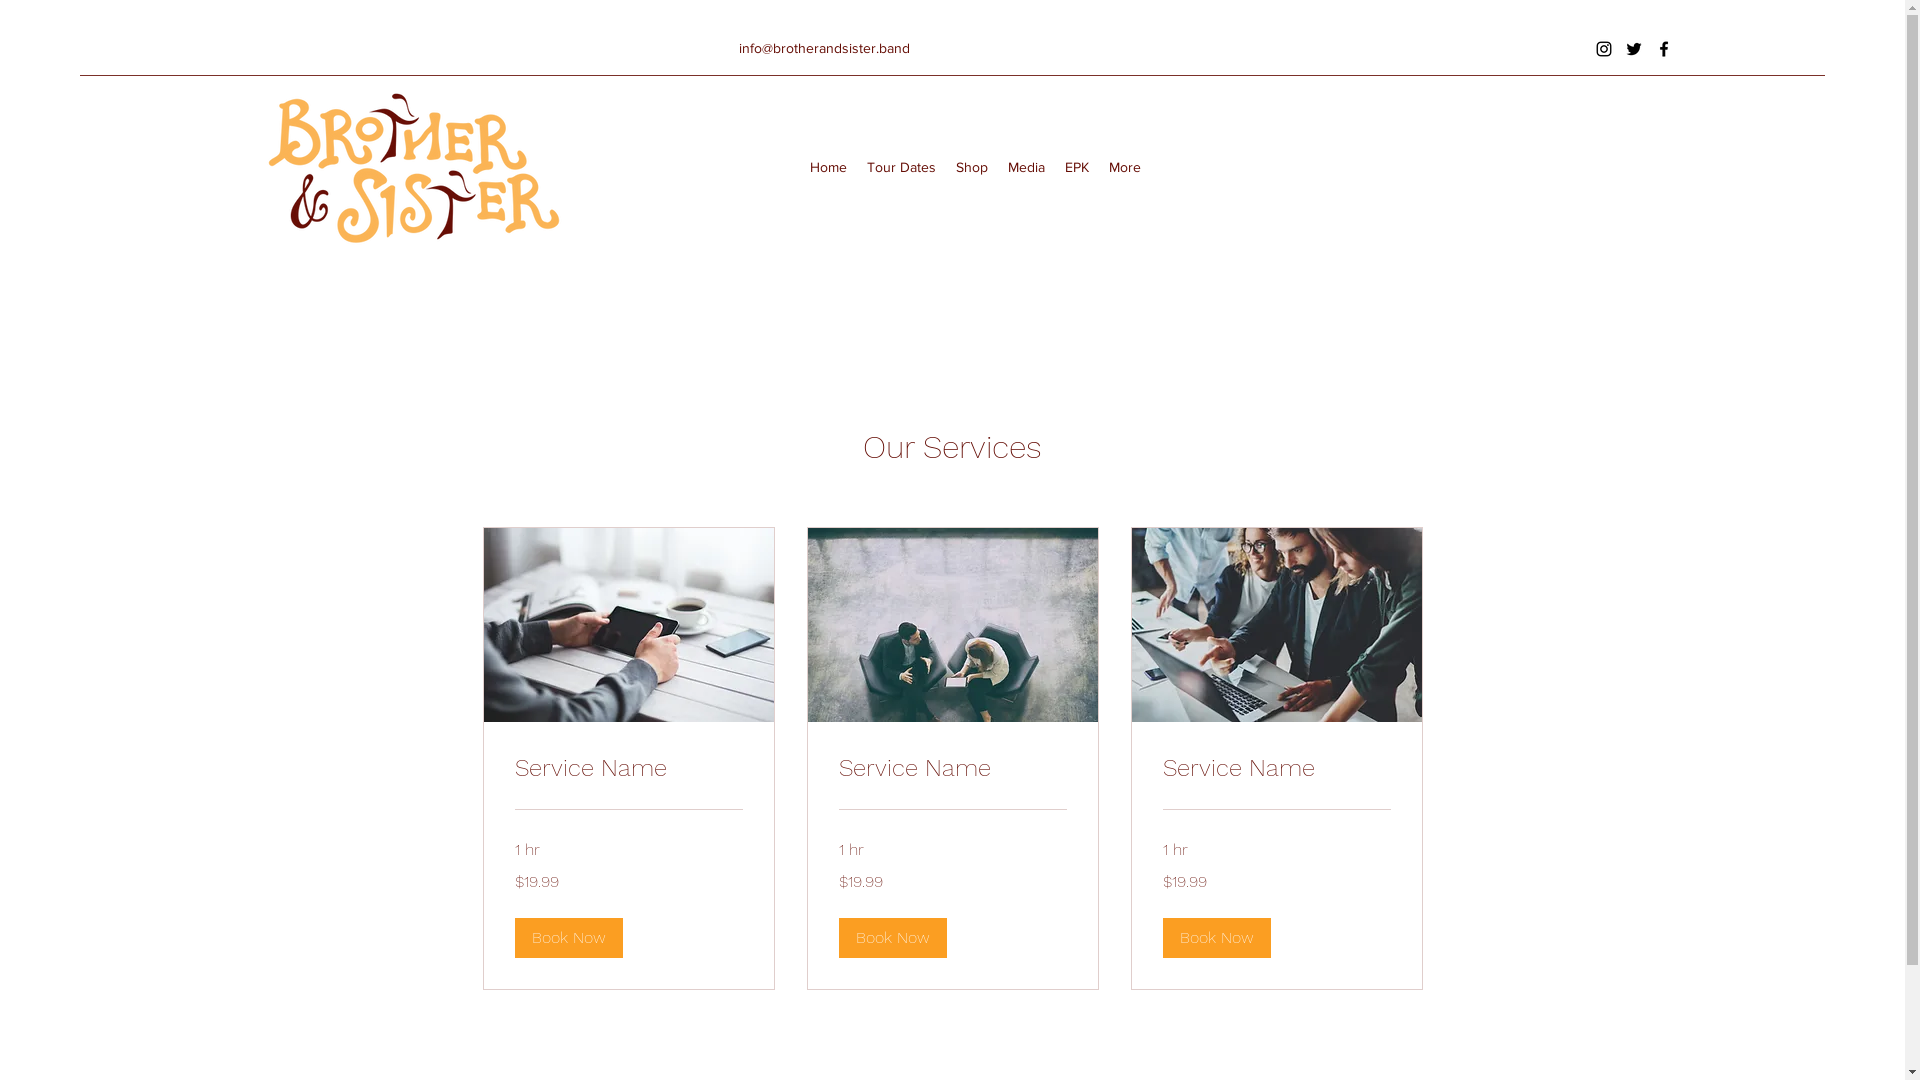 The height and width of the screenshot is (1080, 1920). Describe the element at coordinates (1054, 165) in the screenshot. I see `'EPK'` at that location.